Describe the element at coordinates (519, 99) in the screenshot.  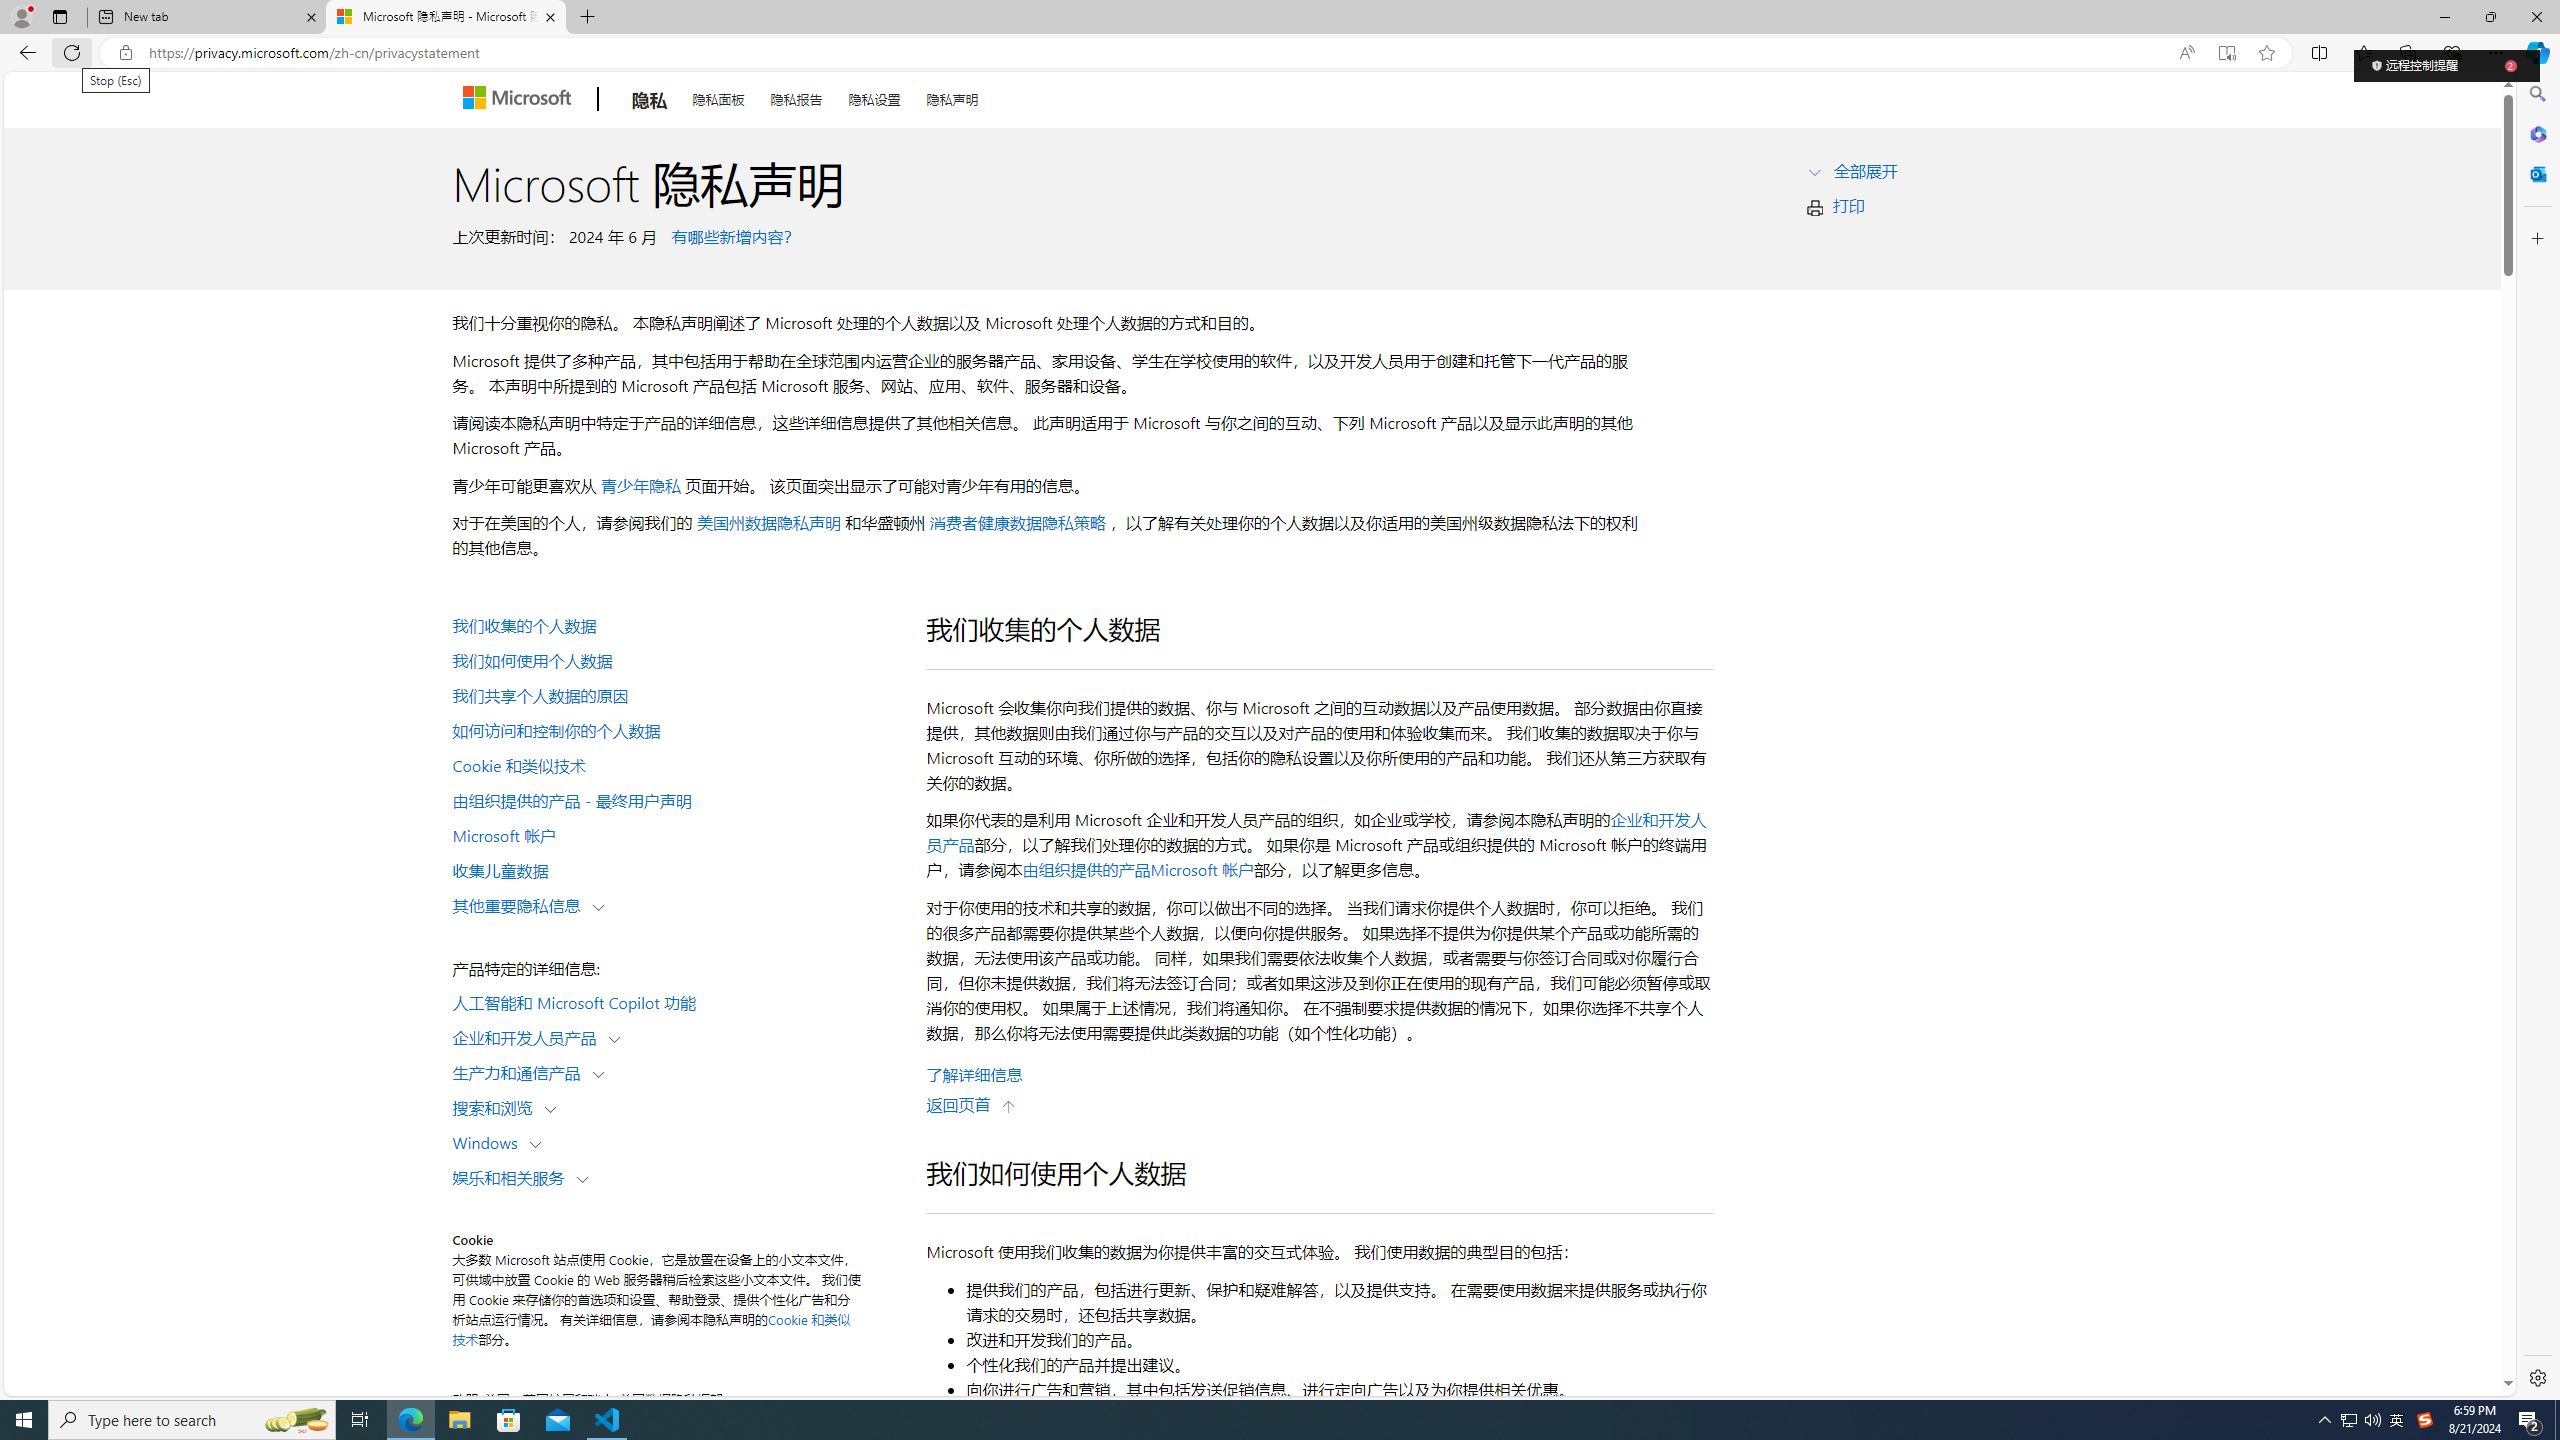
I see `'Microsoft'` at that location.